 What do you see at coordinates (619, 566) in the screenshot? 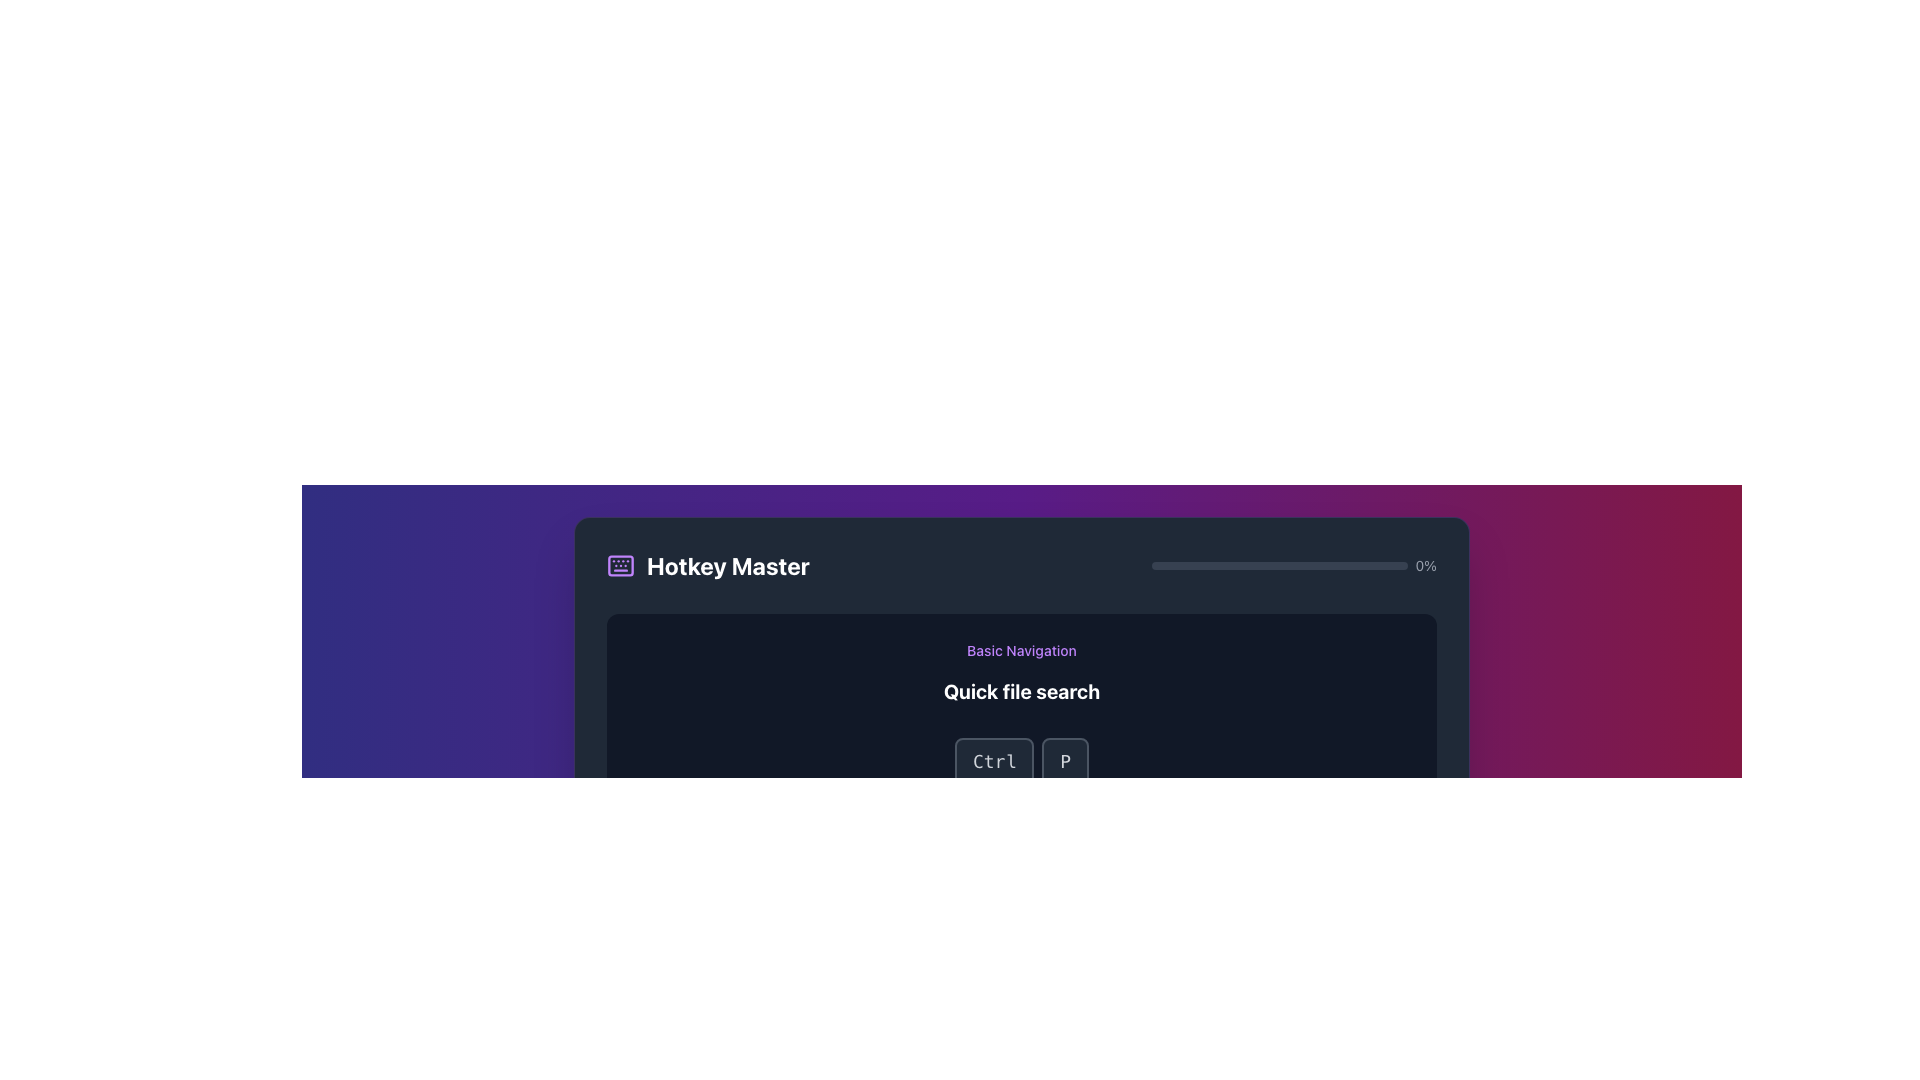
I see `the SVG rectangle that is a part of the keyboard icon located in the top-left corner of the user interface` at bounding box center [619, 566].